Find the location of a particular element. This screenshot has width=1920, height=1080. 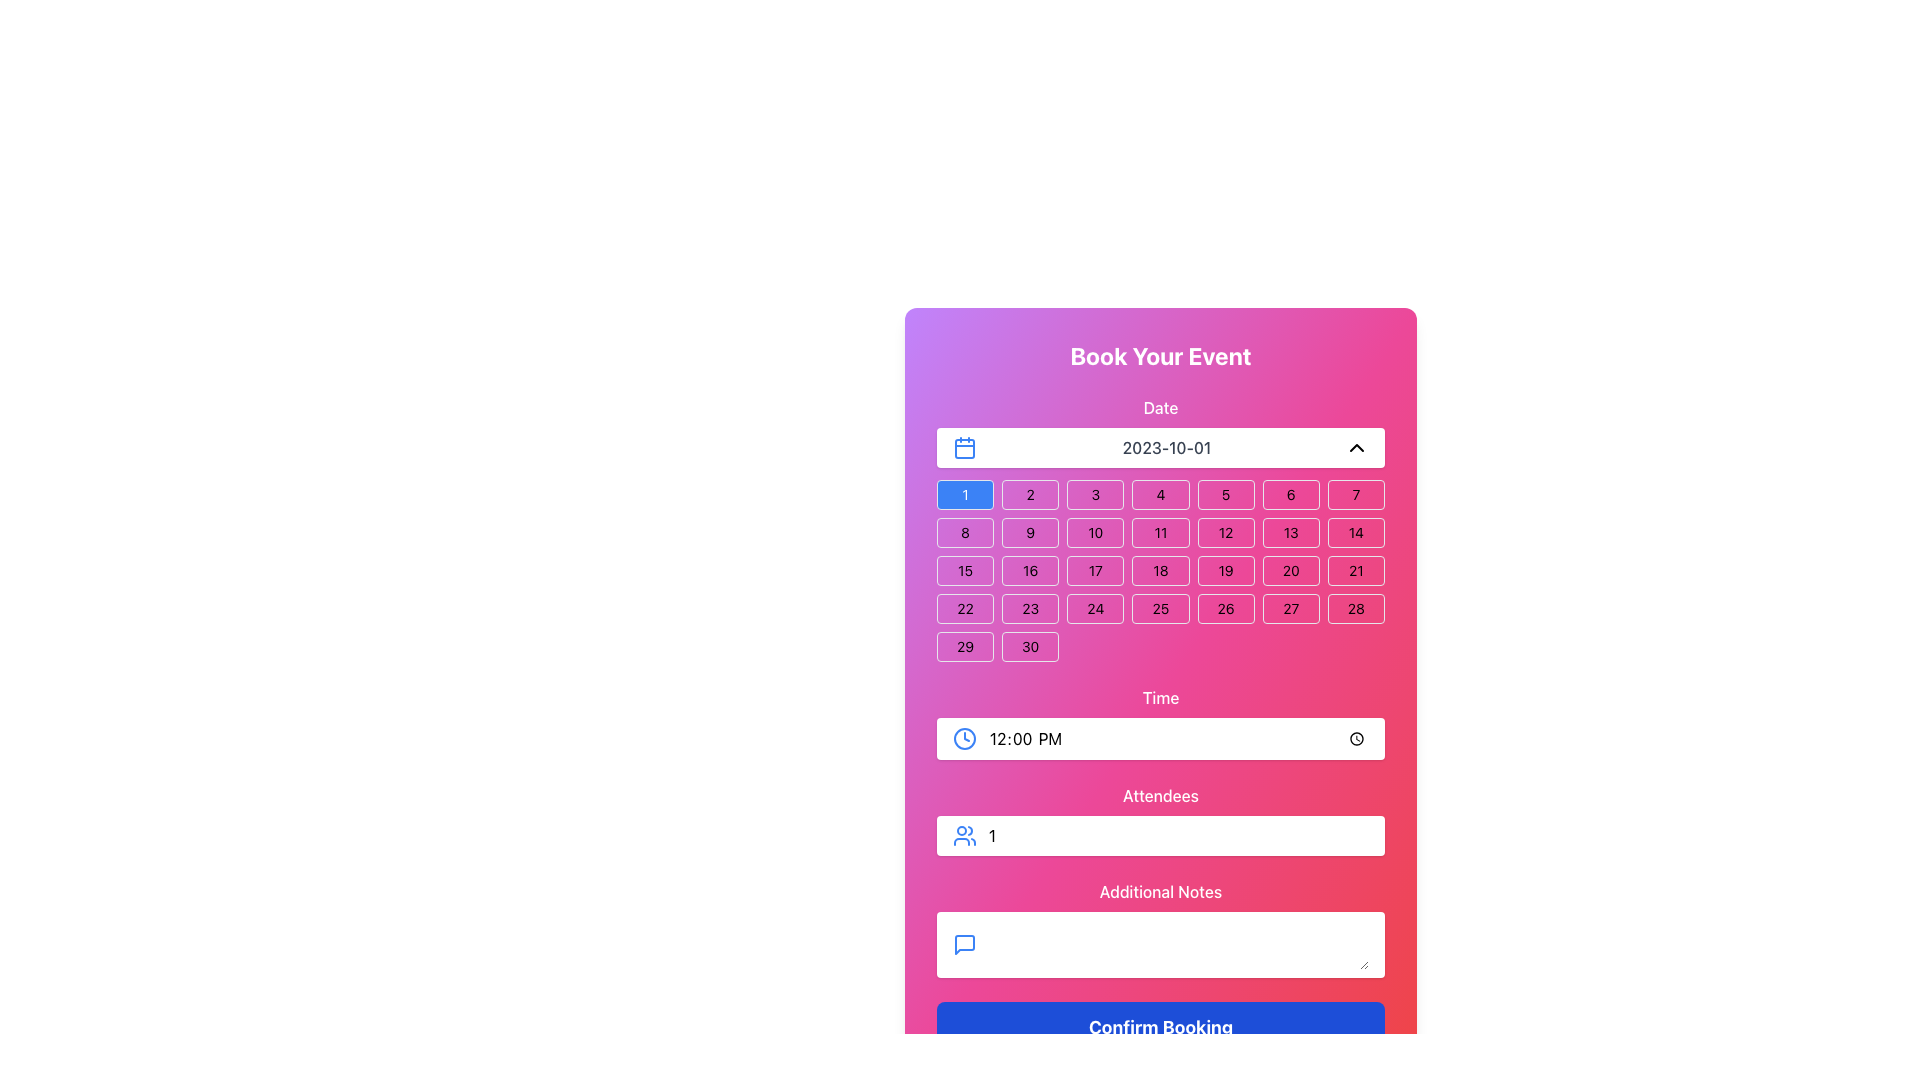

the calendar icon located on the leftmost side of the widget, which is positioned below the 'Date' label is located at coordinates (964, 446).